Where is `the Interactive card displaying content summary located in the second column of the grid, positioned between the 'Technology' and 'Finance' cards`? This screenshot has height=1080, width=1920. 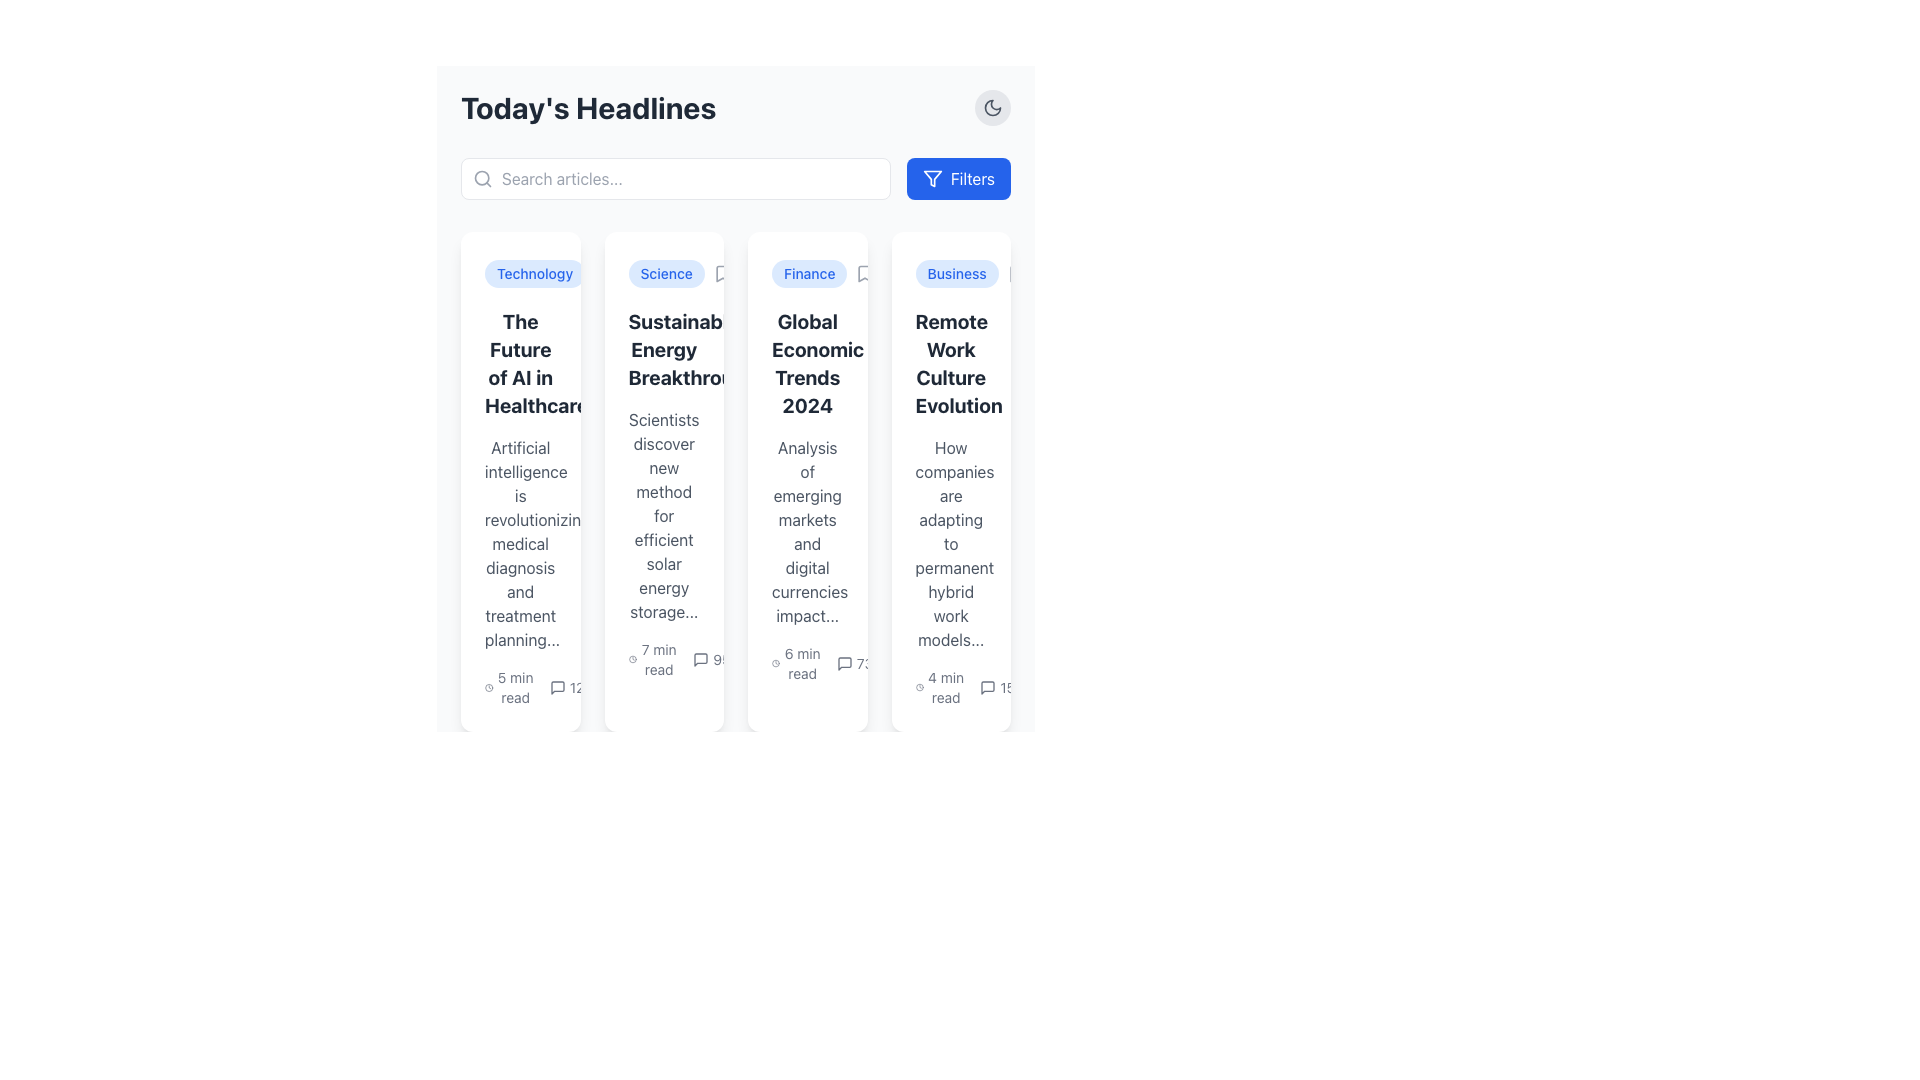
the Interactive card displaying content summary located in the second column of the grid, positioned between the 'Technology' and 'Finance' cards is located at coordinates (664, 482).